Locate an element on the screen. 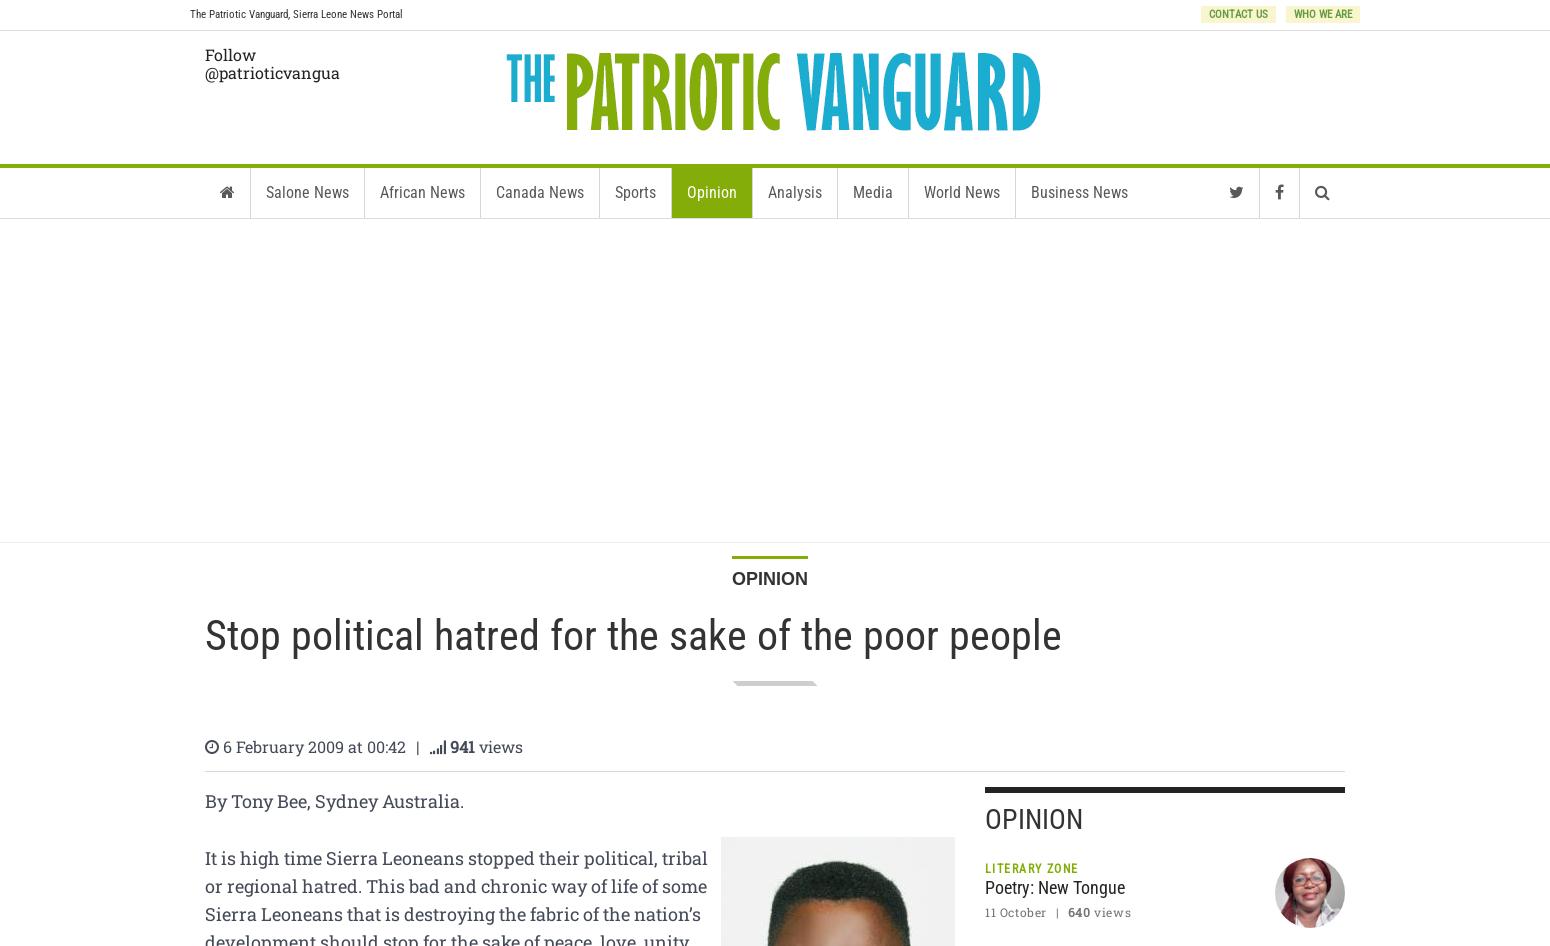 The width and height of the screenshot is (1550, 946). 'Analysis' is located at coordinates (793, 192).